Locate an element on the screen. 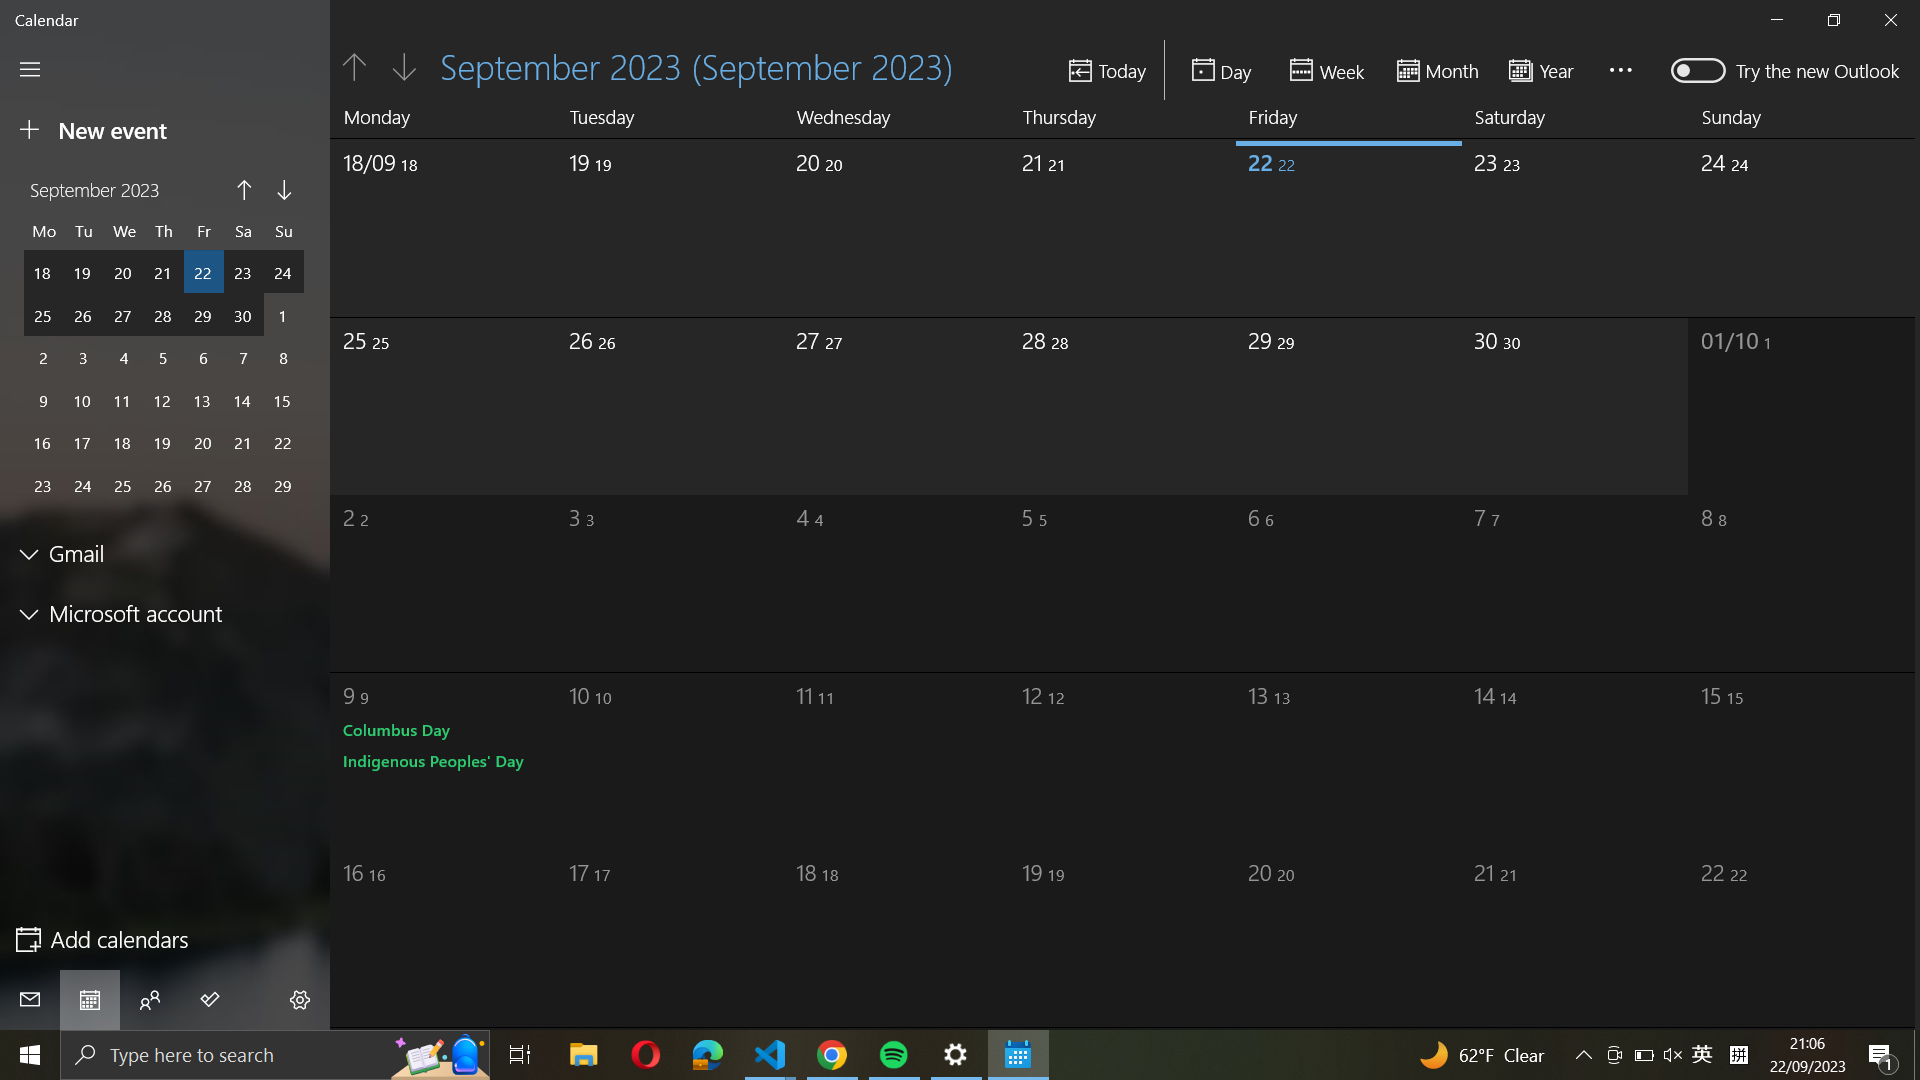  Switch mode to "weekly" calendar is located at coordinates (1329, 68).